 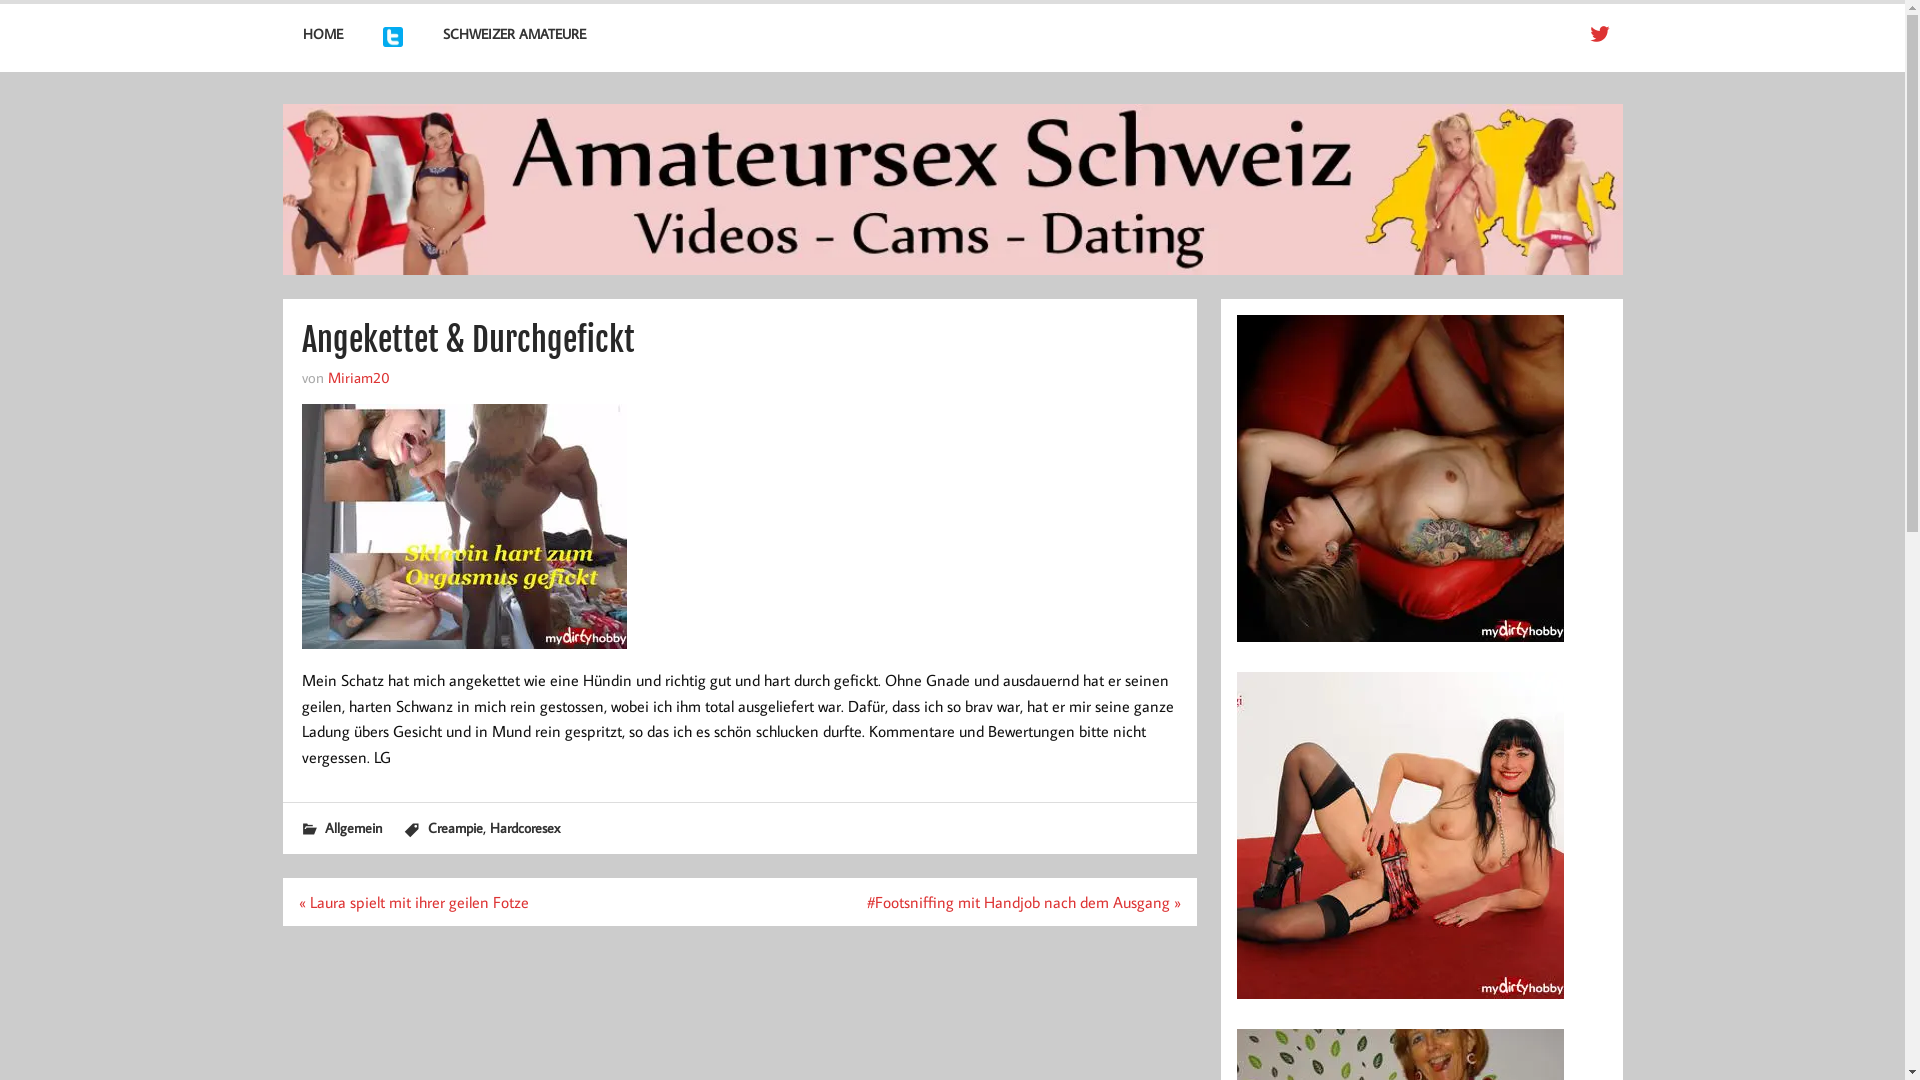 I want to click on 'Hardcoresex', so click(x=524, y=827).